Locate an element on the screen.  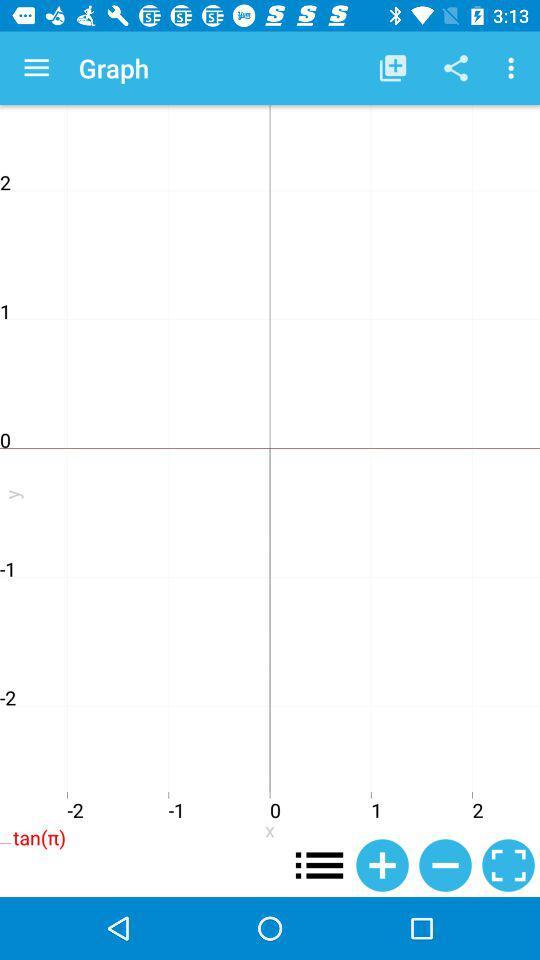
the list icon is located at coordinates (319, 864).